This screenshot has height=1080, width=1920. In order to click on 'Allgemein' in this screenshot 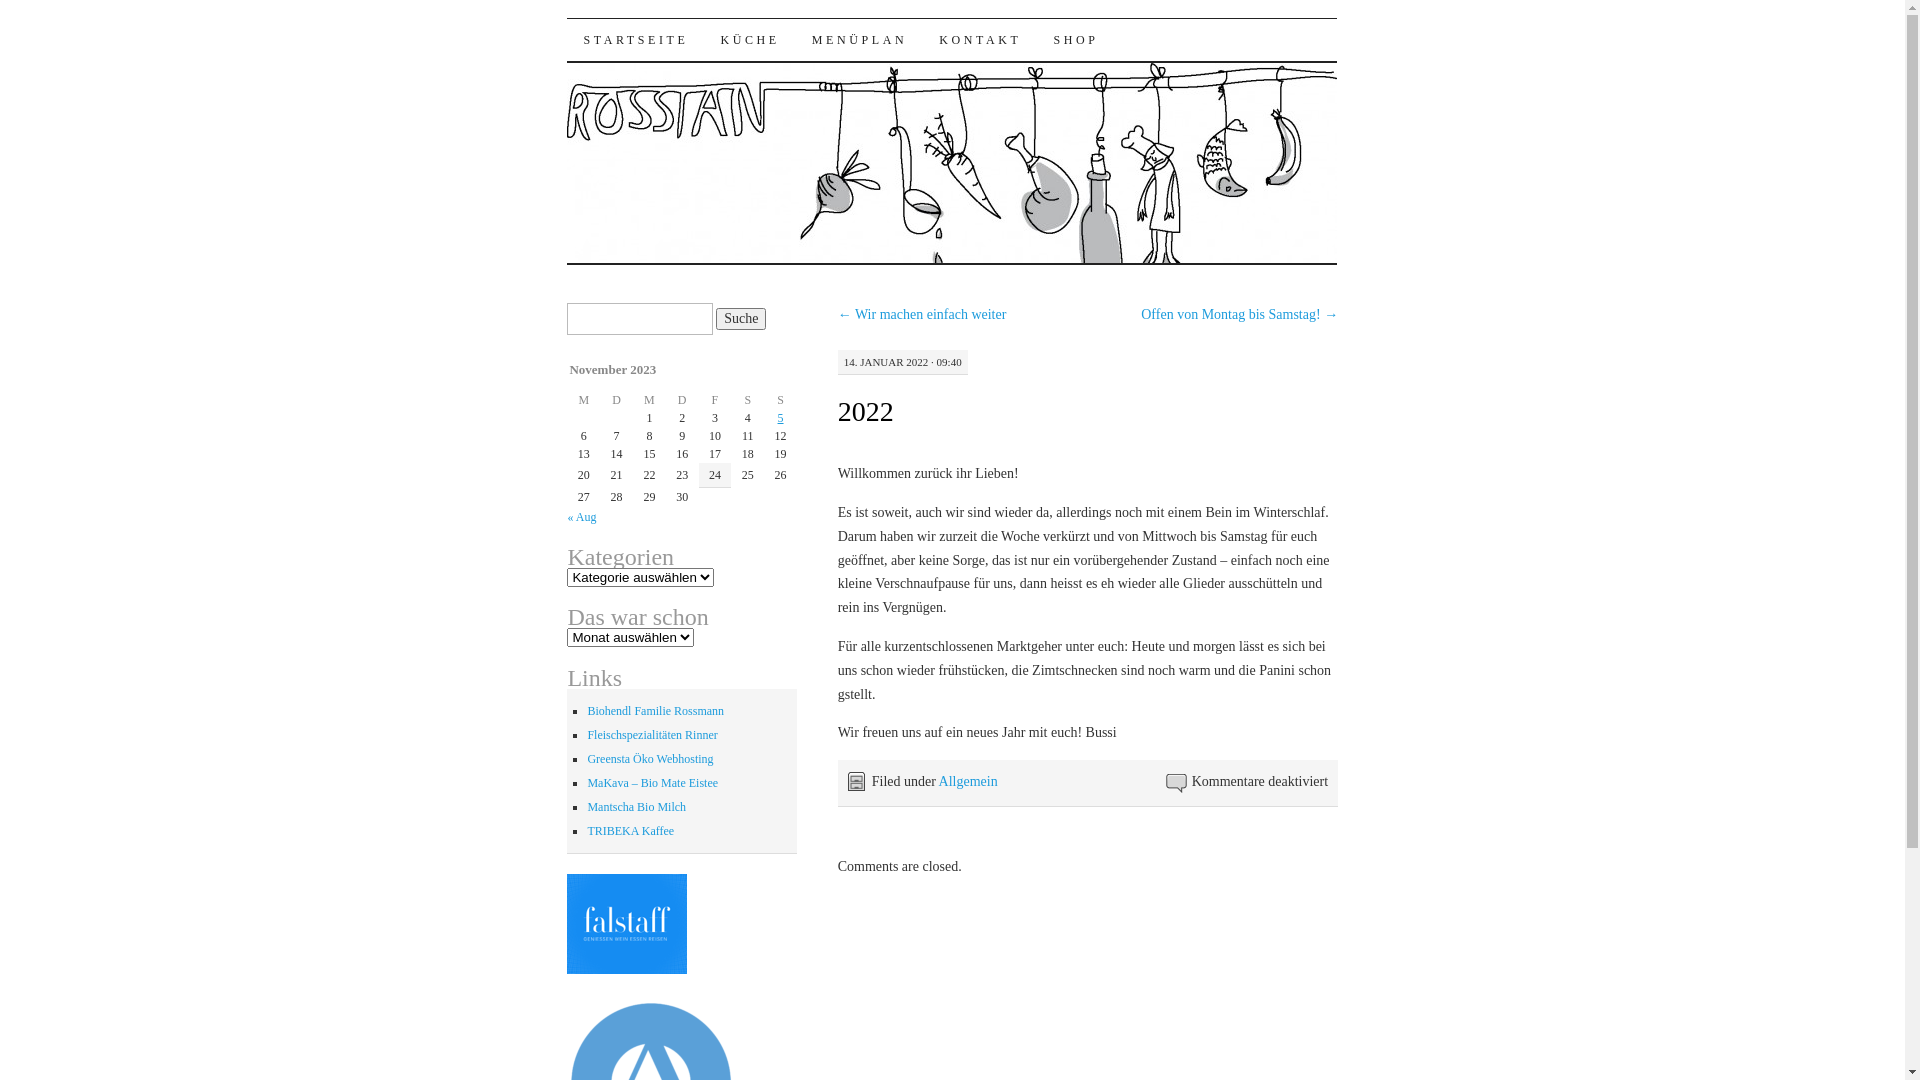, I will do `click(938, 780)`.